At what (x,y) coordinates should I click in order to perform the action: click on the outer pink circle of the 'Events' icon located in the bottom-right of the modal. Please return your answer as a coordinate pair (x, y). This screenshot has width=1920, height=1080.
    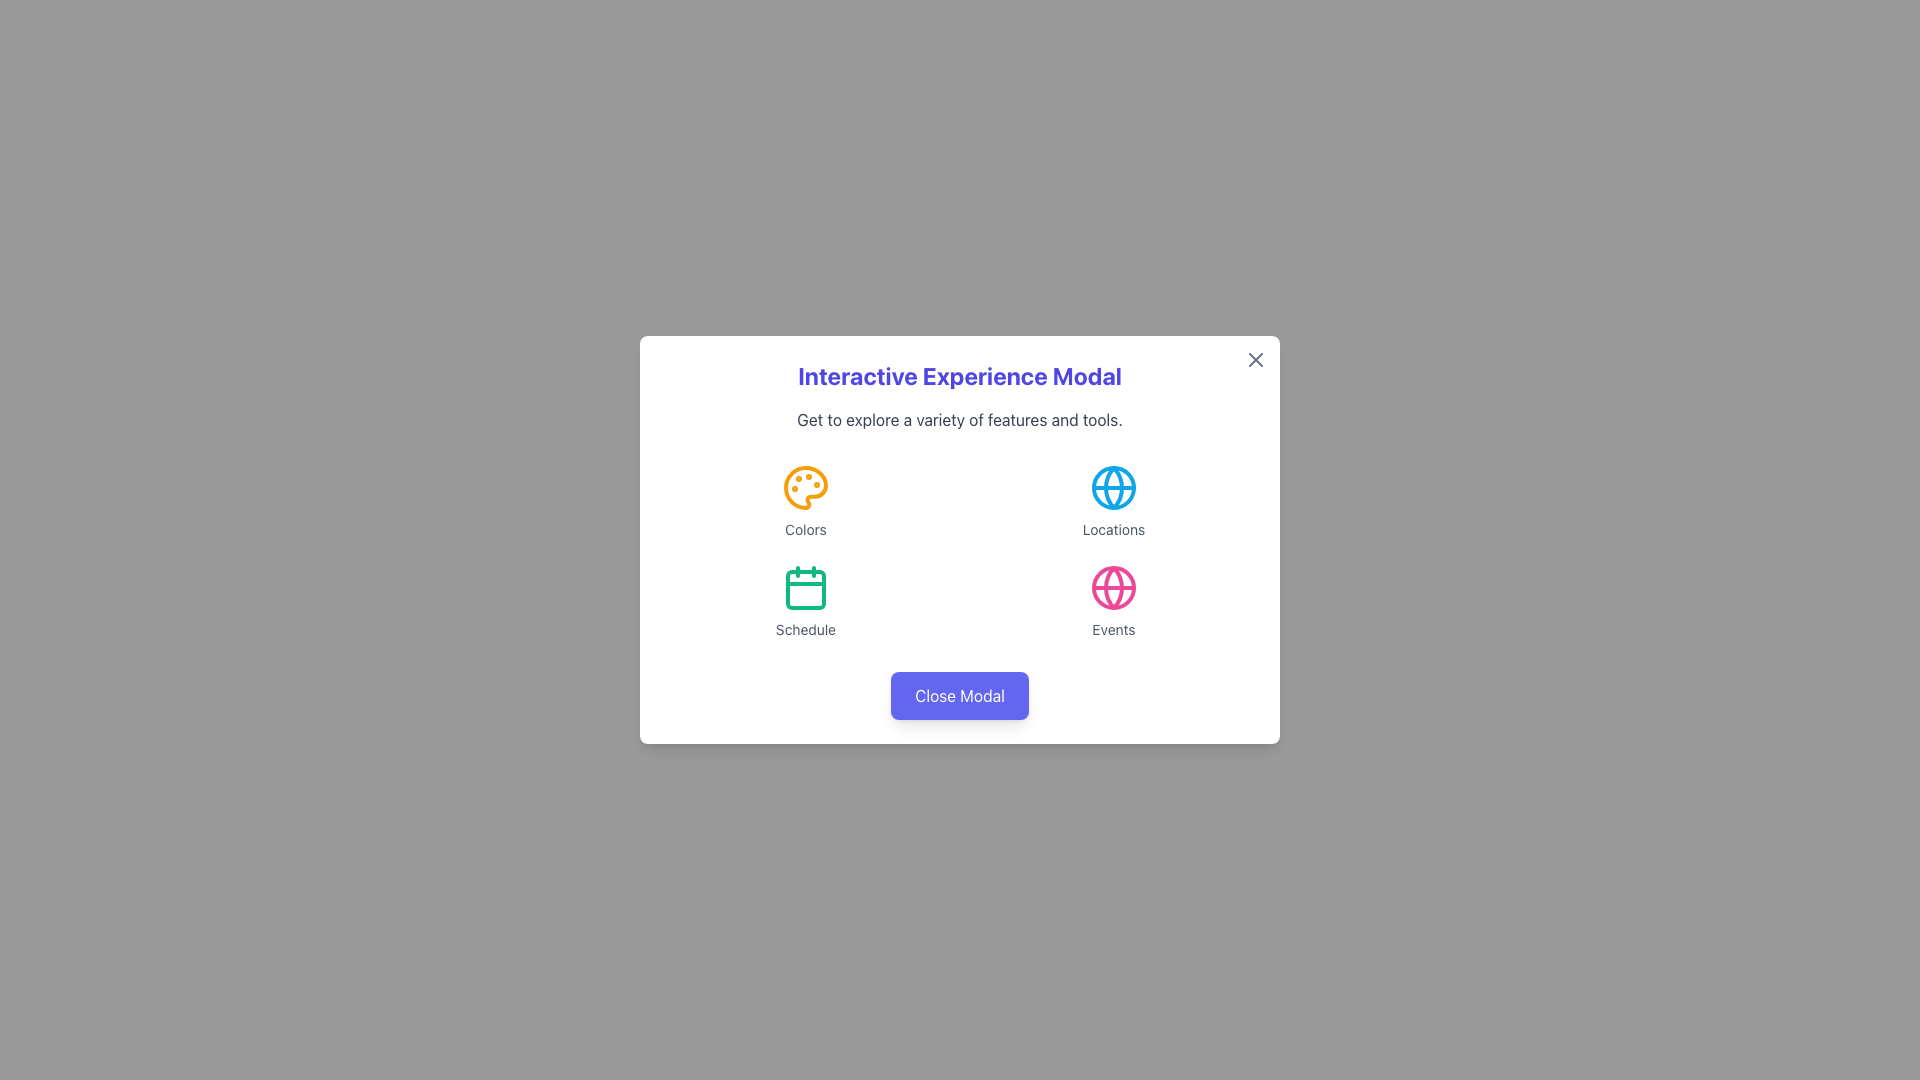
    Looking at the image, I should click on (1112, 586).